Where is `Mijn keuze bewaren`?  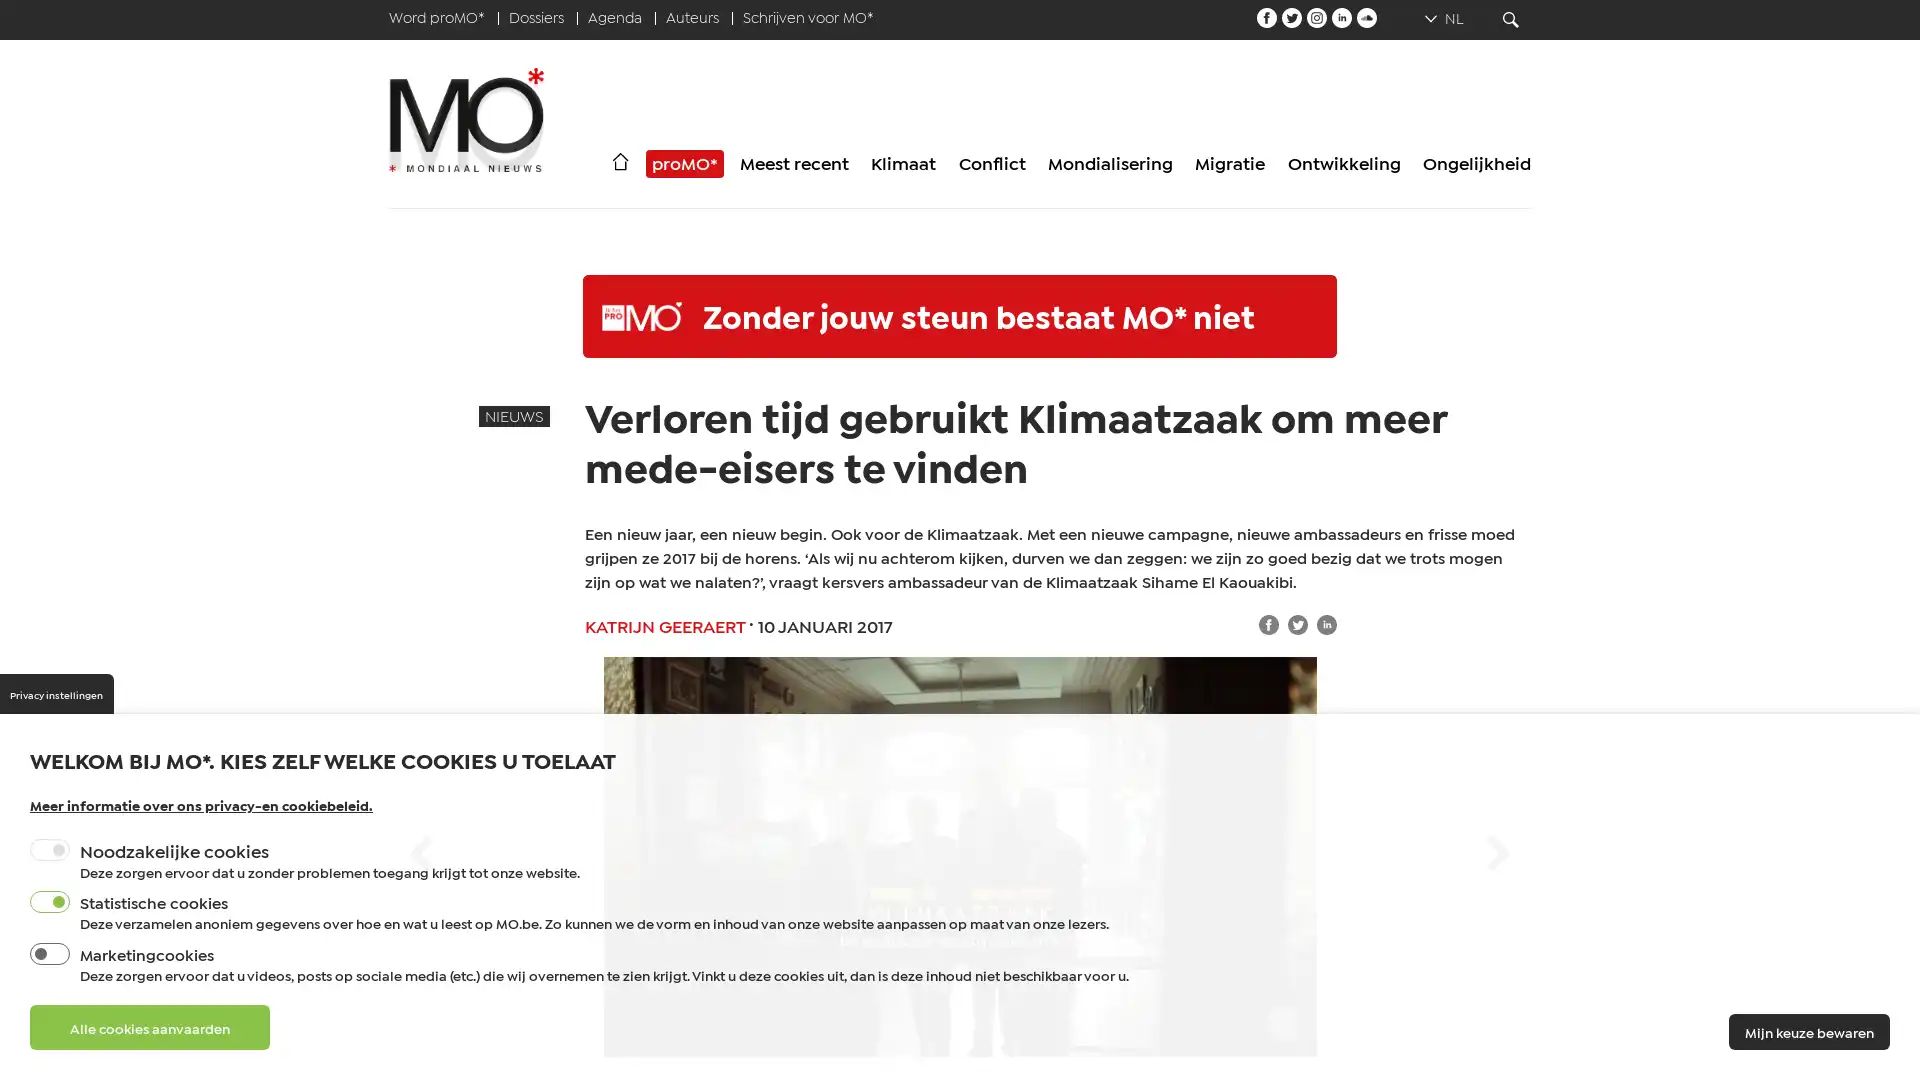 Mijn keuze bewaren is located at coordinates (1809, 1032).